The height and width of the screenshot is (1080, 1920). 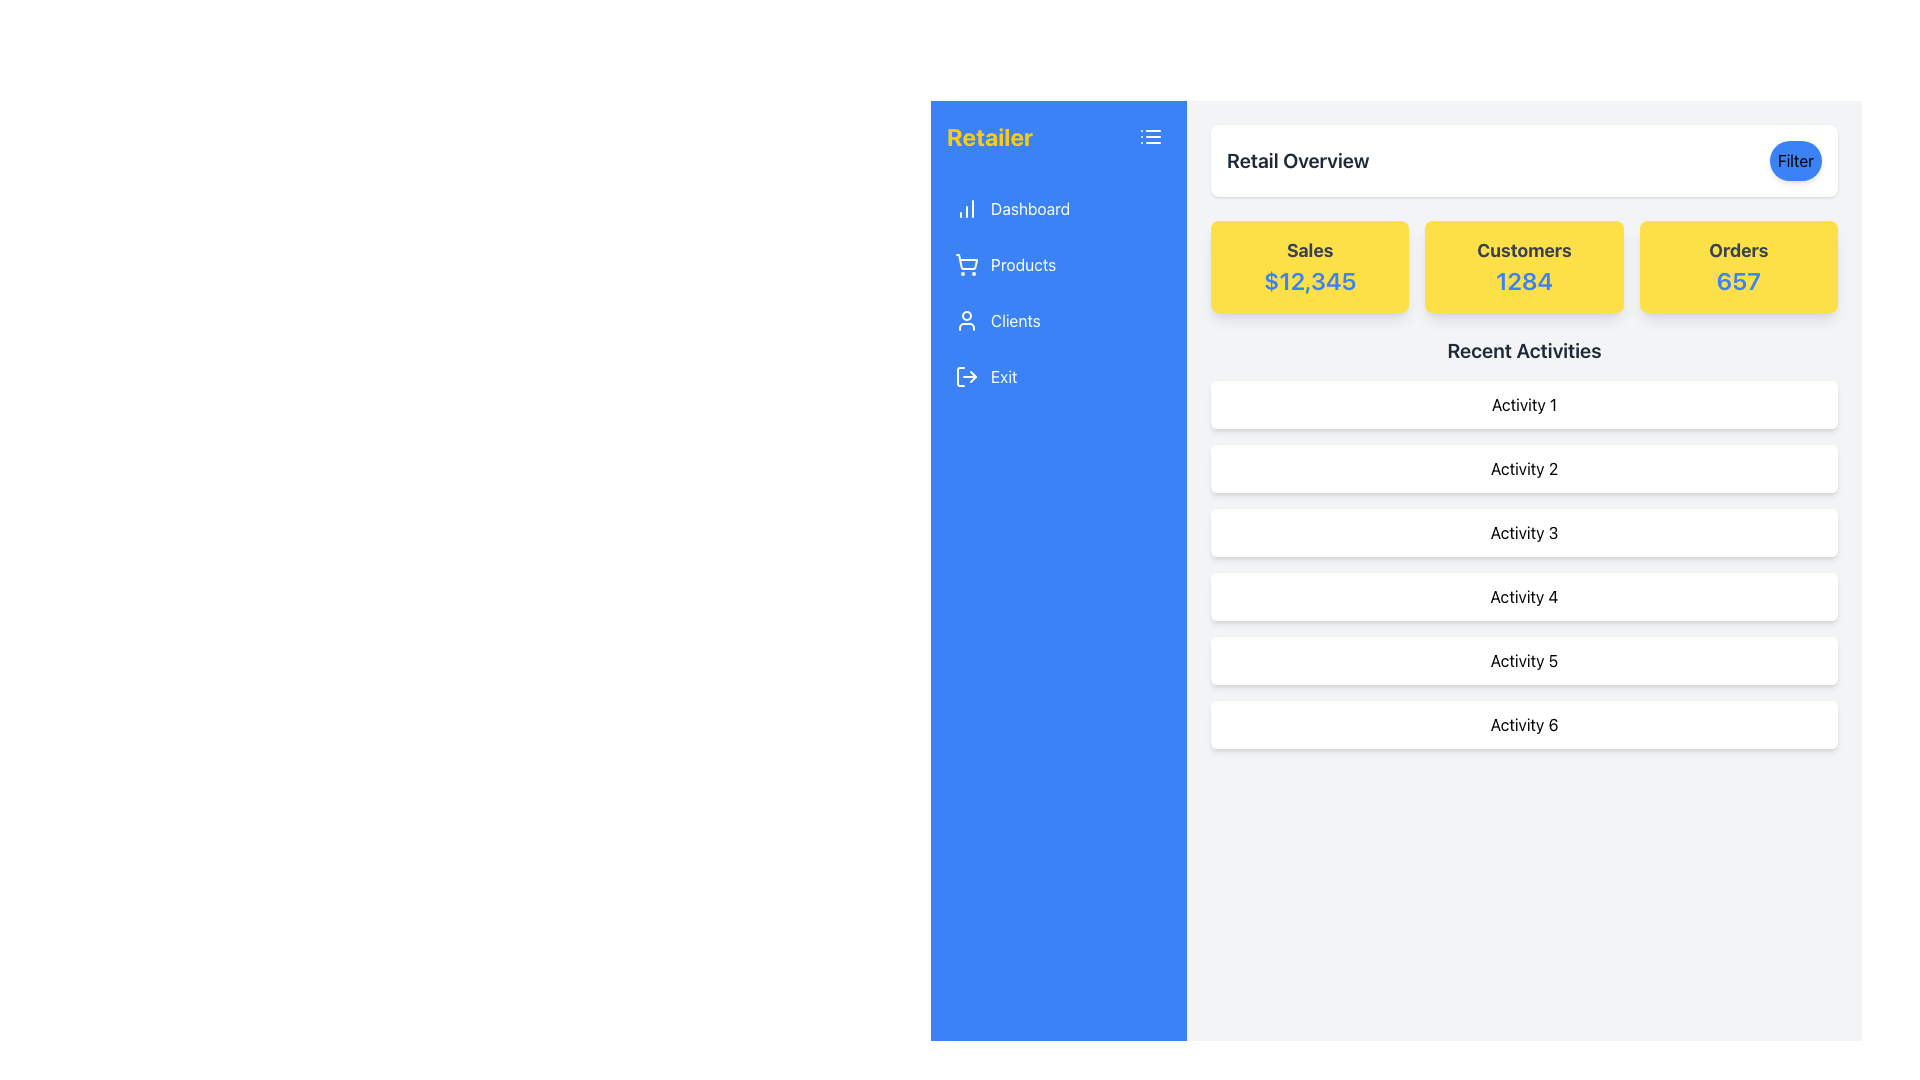 I want to click on the static display panel showing the number of customers, '1284', which is located between the 'Sales' and 'Orders' panels in the dashboard interface, so click(x=1523, y=265).